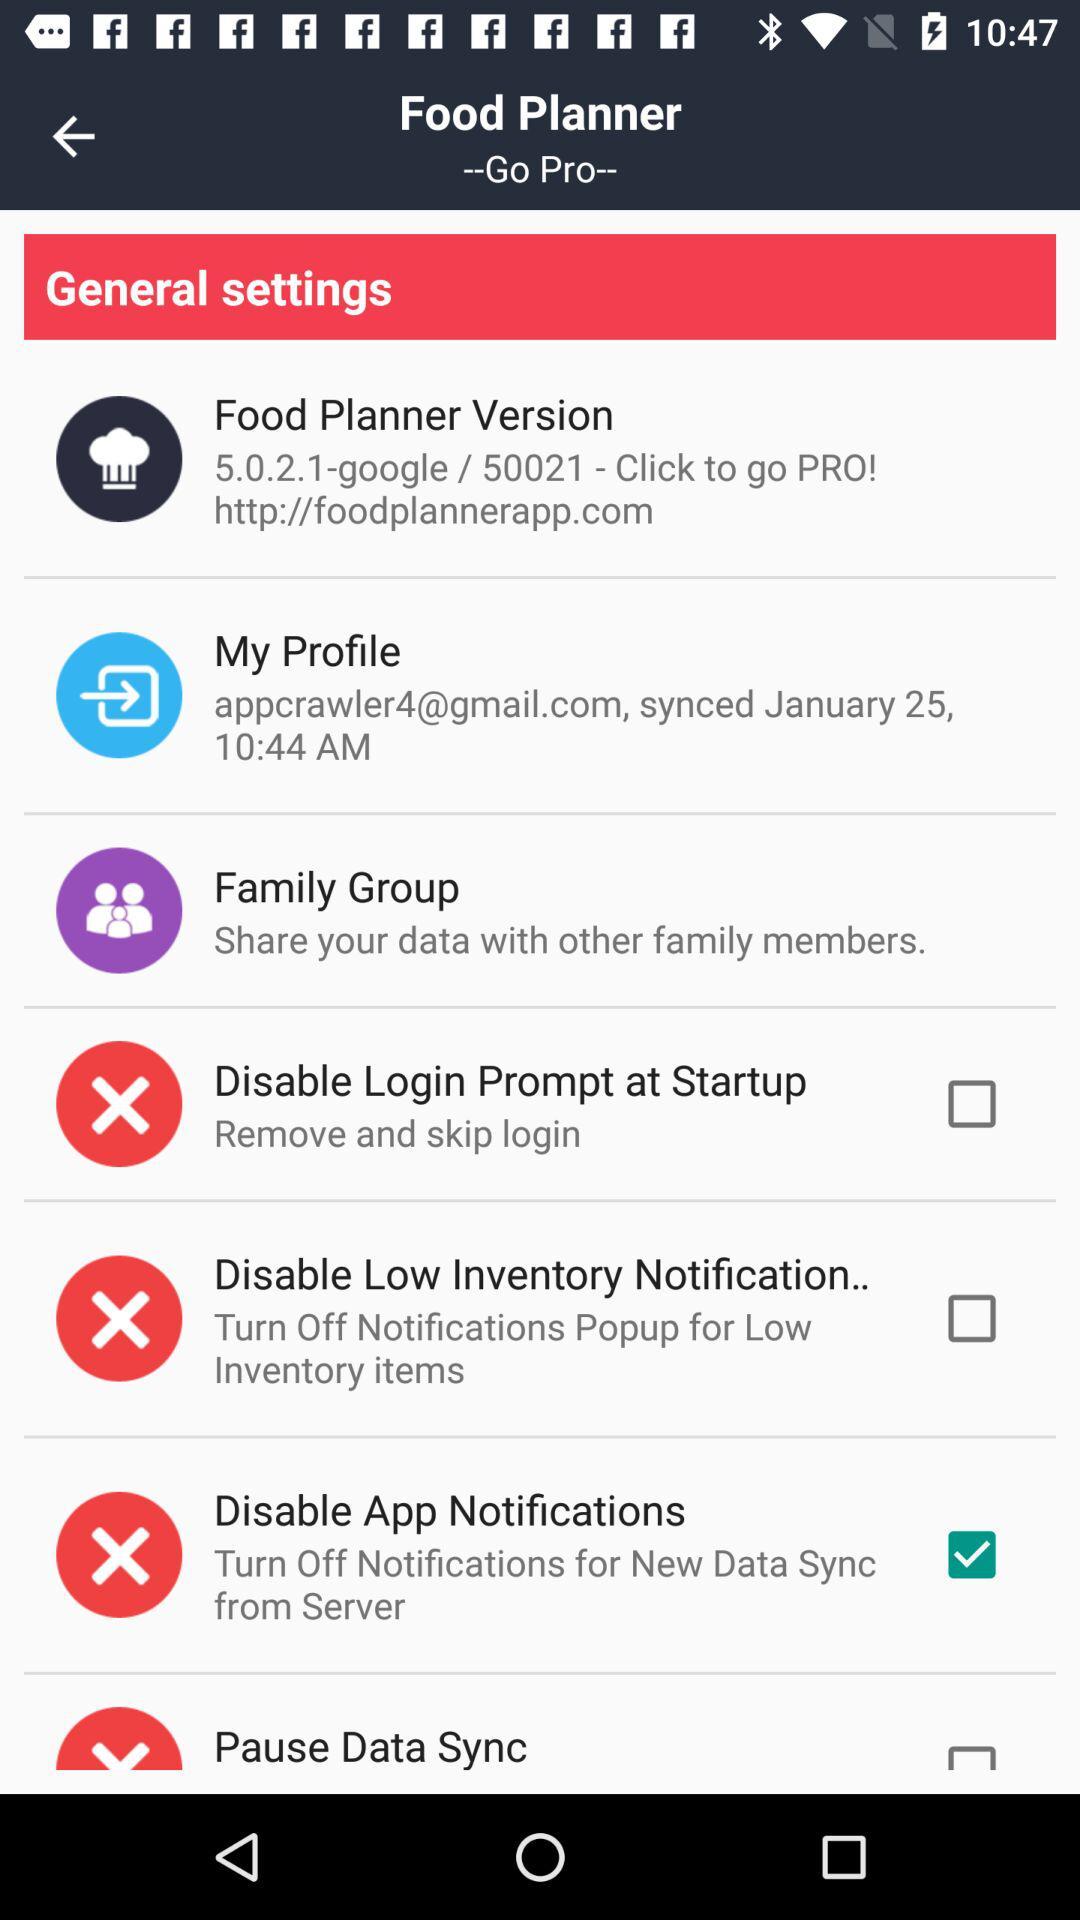  Describe the element at coordinates (540, 285) in the screenshot. I see `icon above the food planner version` at that location.